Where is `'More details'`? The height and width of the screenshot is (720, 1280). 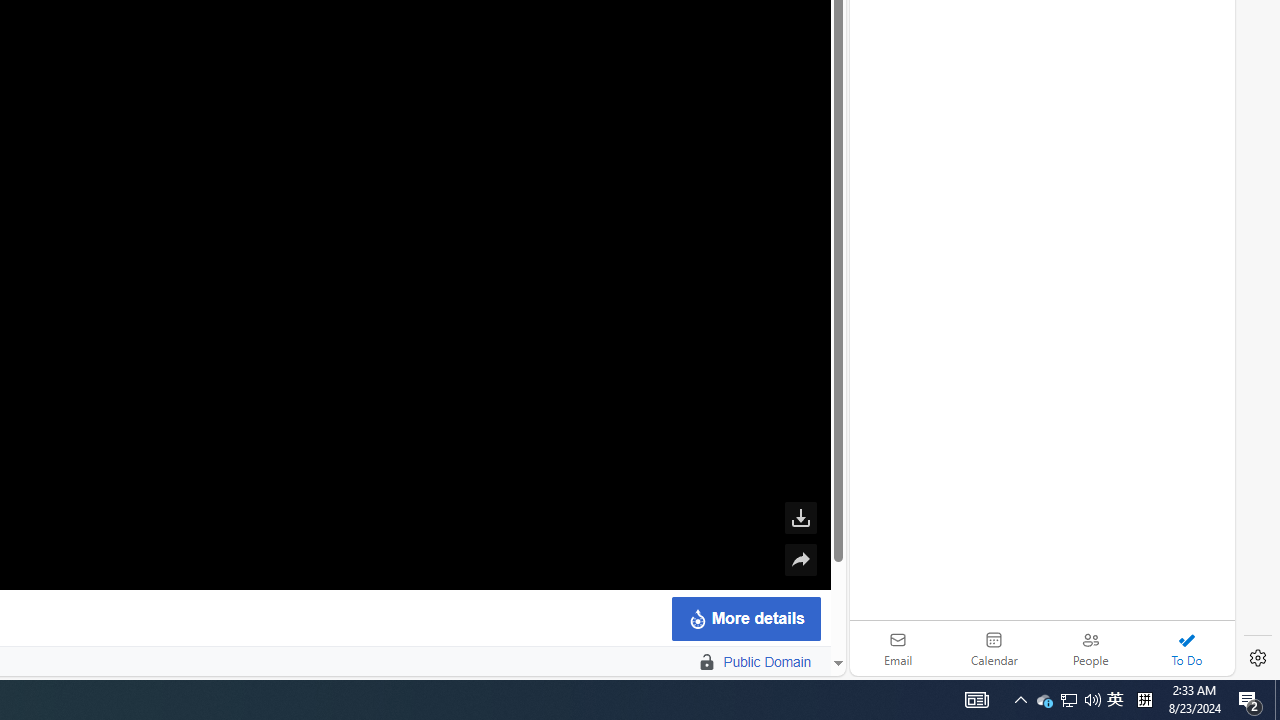
'More details' is located at coordinates (744, 617).